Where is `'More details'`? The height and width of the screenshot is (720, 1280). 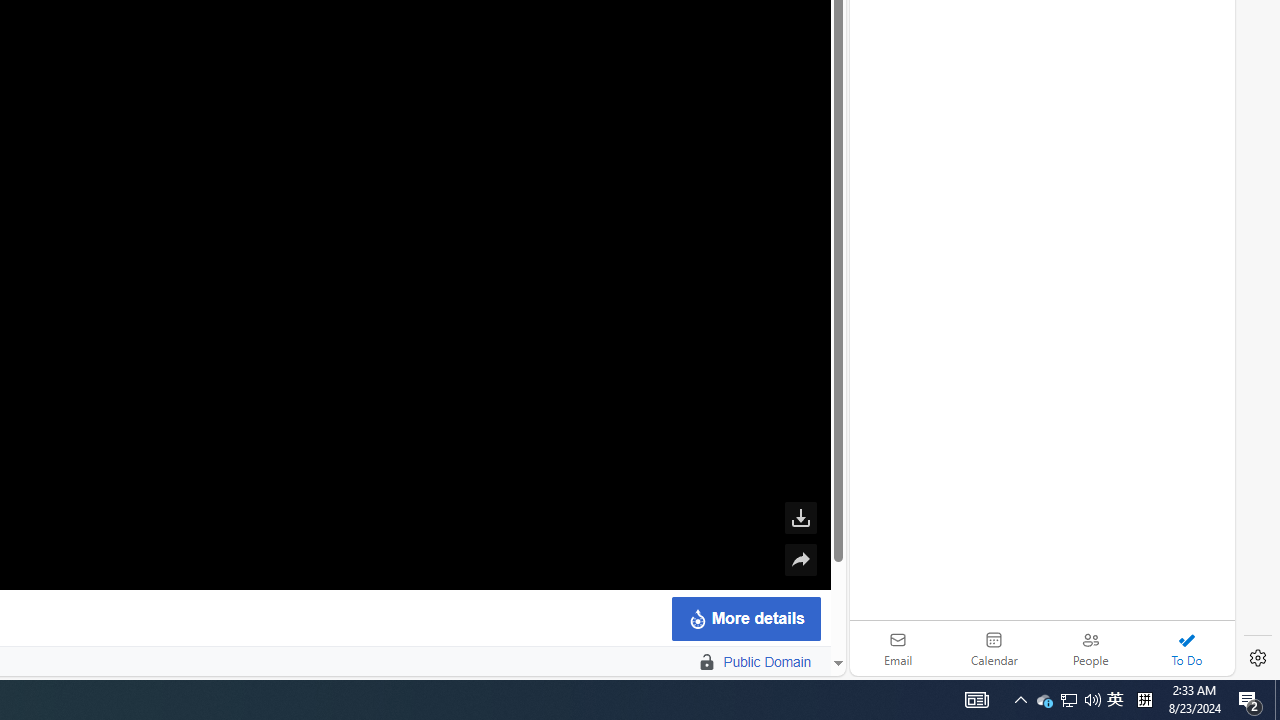
'More details' is located at coordinates (744, 617).